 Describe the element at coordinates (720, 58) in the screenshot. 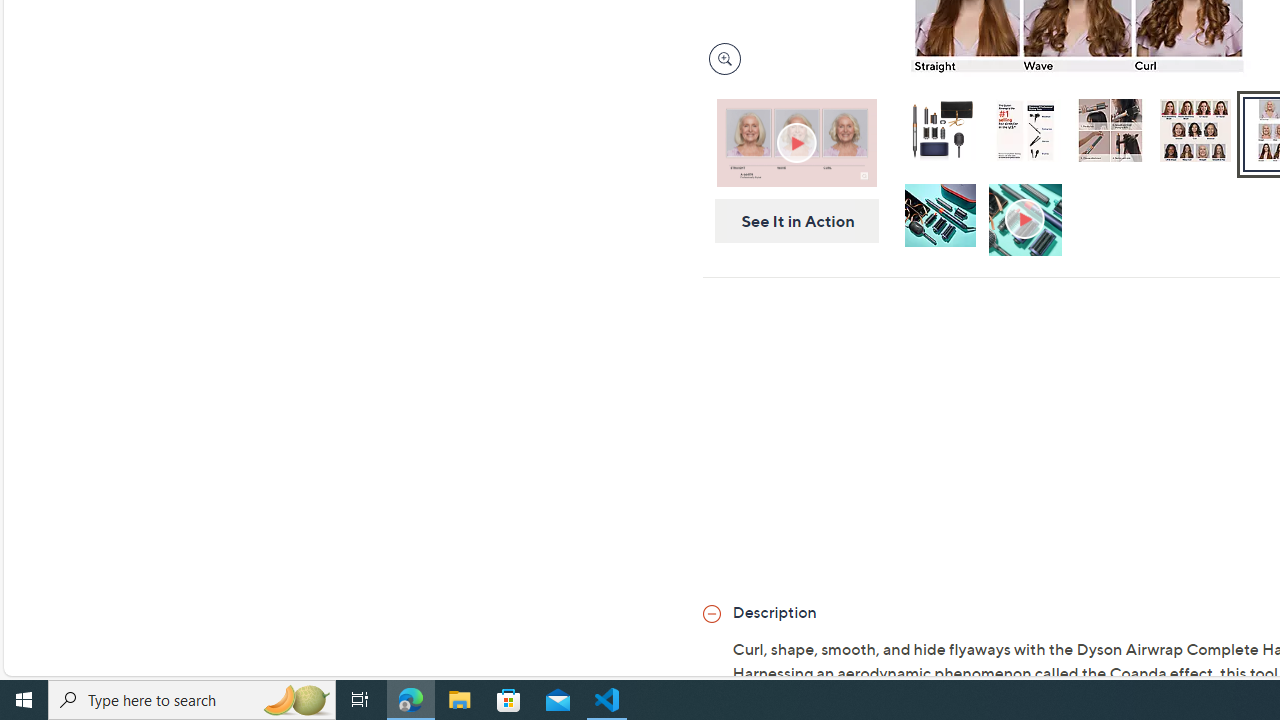

I see `'Zoom product image, opens image gallery dialog'` at that location.